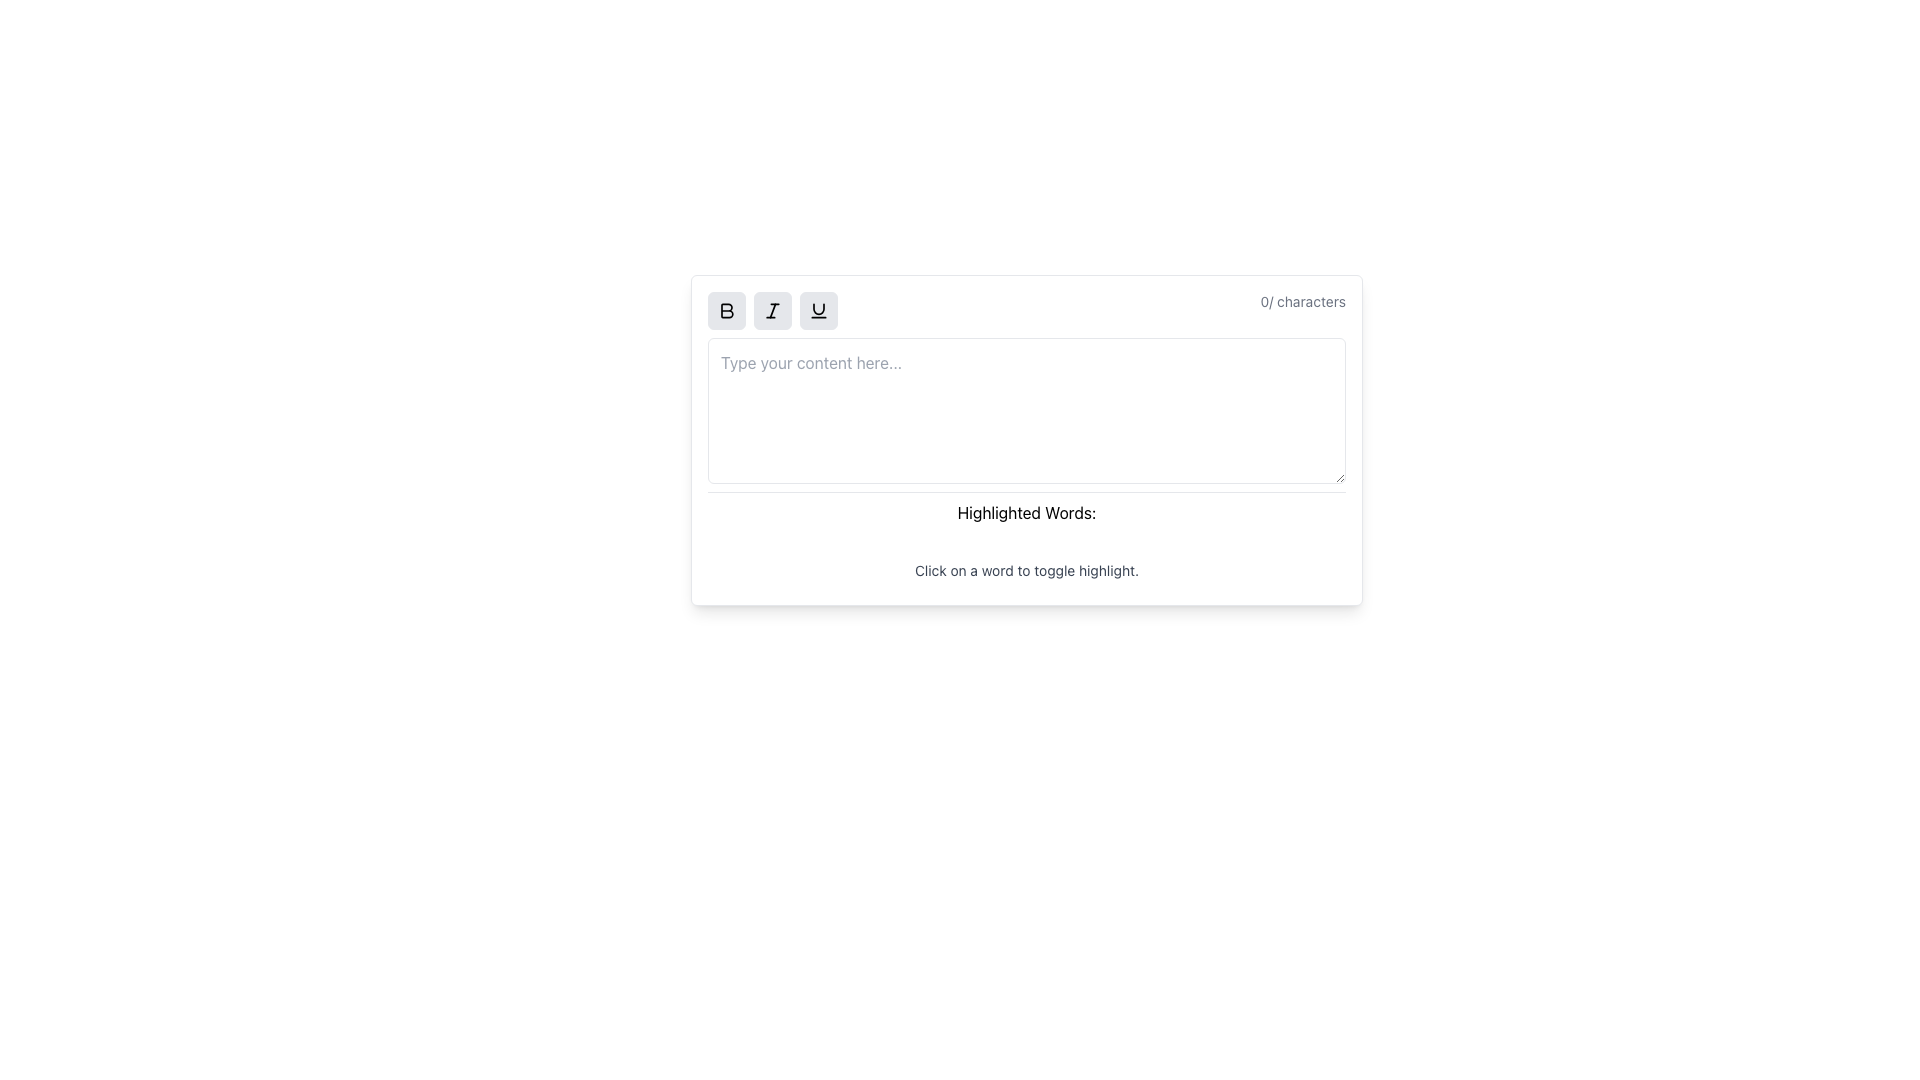  What do you see at coordinates (819, 311) in the screenshot?
I see `the button featuring a stylized 'U' underline symbol` at bounding box center [819, 311].